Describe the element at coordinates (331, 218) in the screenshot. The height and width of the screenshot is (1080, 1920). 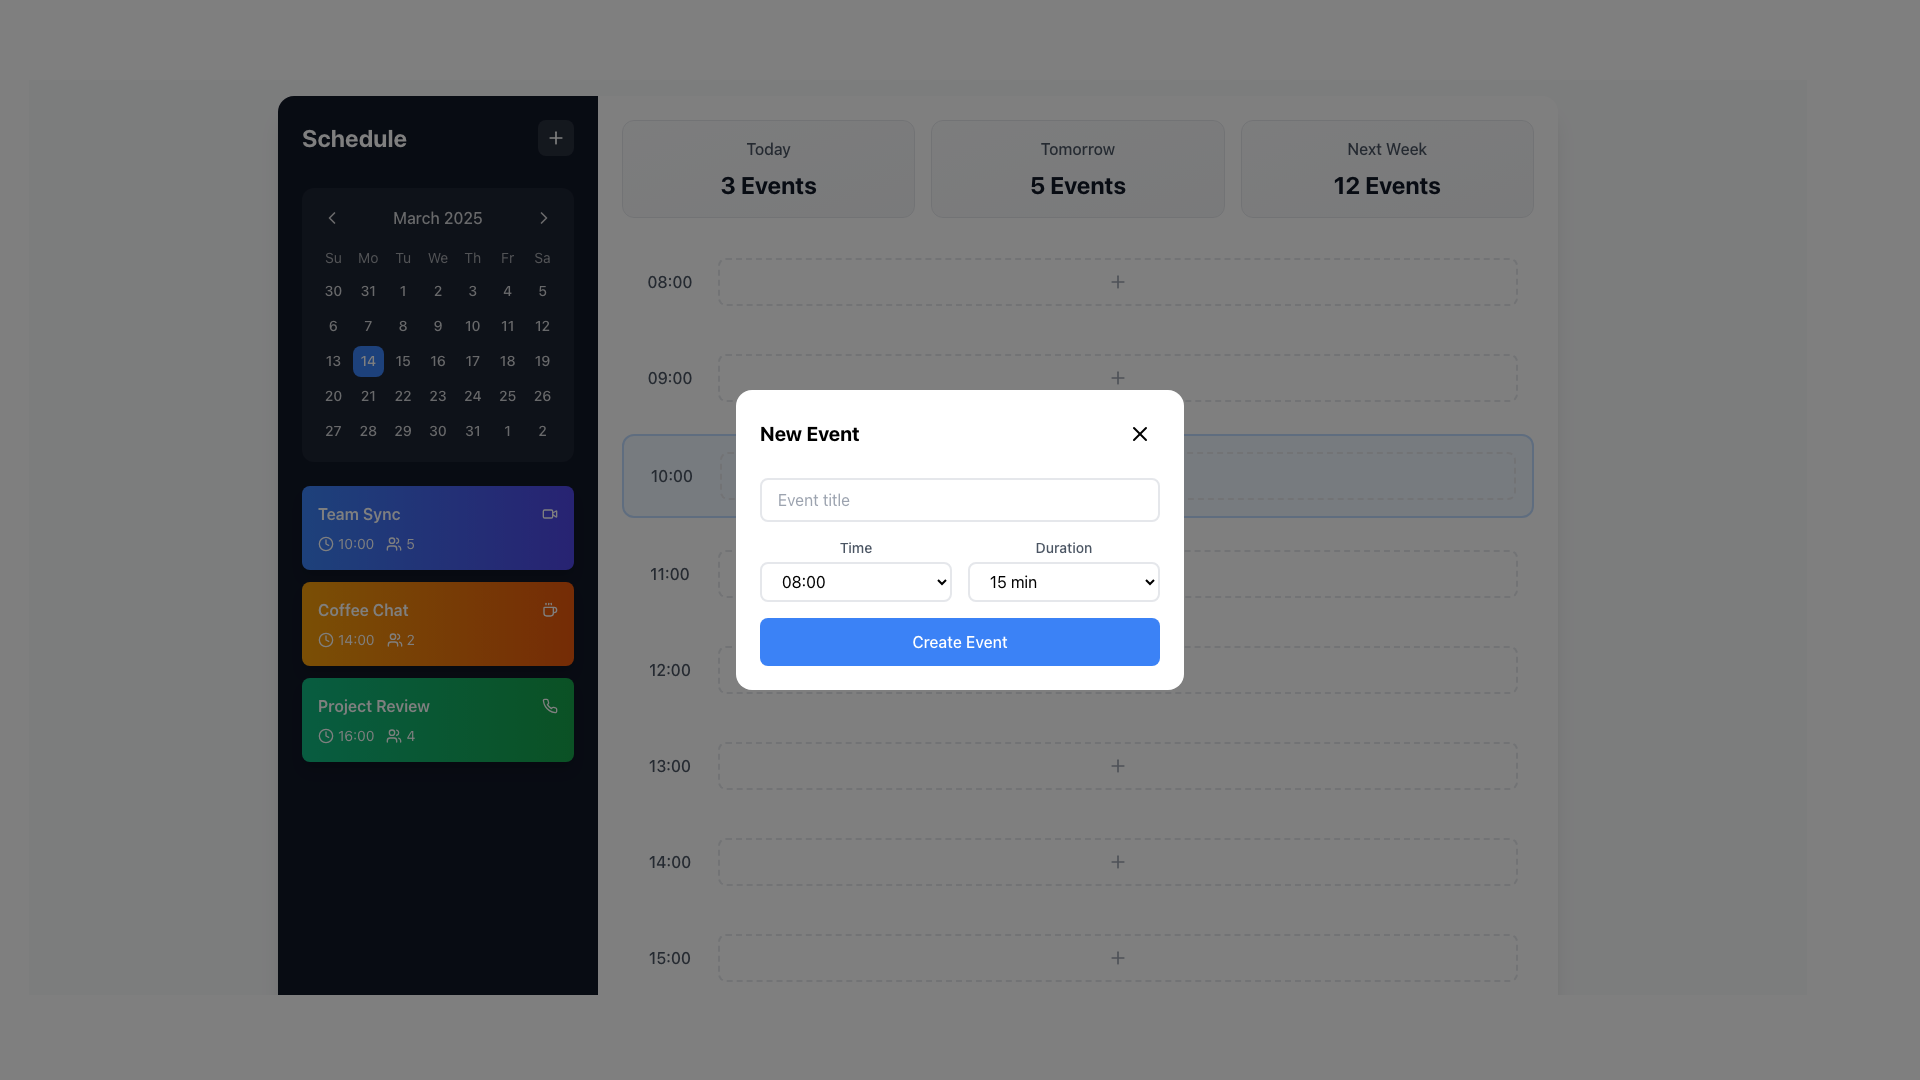
I see `the leftward-facing chevron icon button located in the left sidebar adjacent to the heading 'March 2025'` at that location.